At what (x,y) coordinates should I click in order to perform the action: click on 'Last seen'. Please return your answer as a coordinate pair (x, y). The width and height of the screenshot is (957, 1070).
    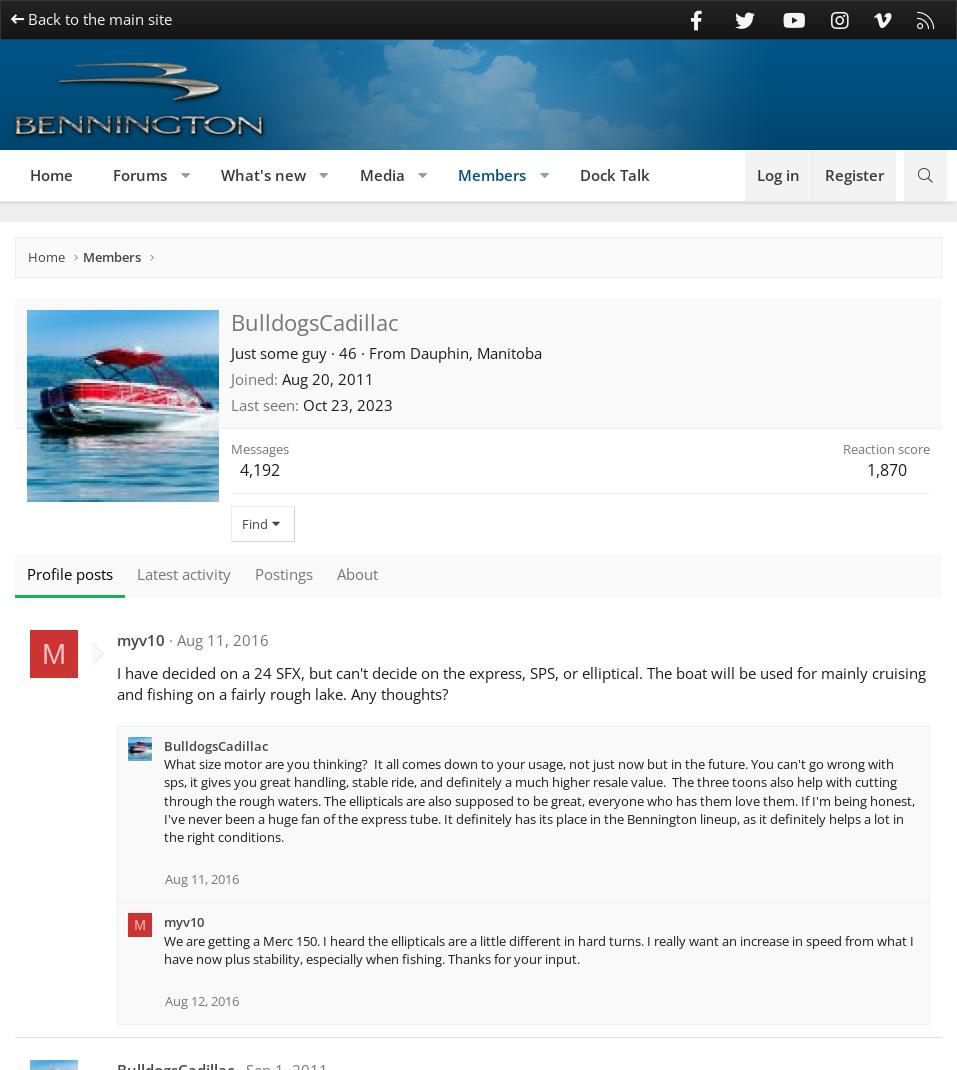
    Looking at the image, I should click on (261, 403).